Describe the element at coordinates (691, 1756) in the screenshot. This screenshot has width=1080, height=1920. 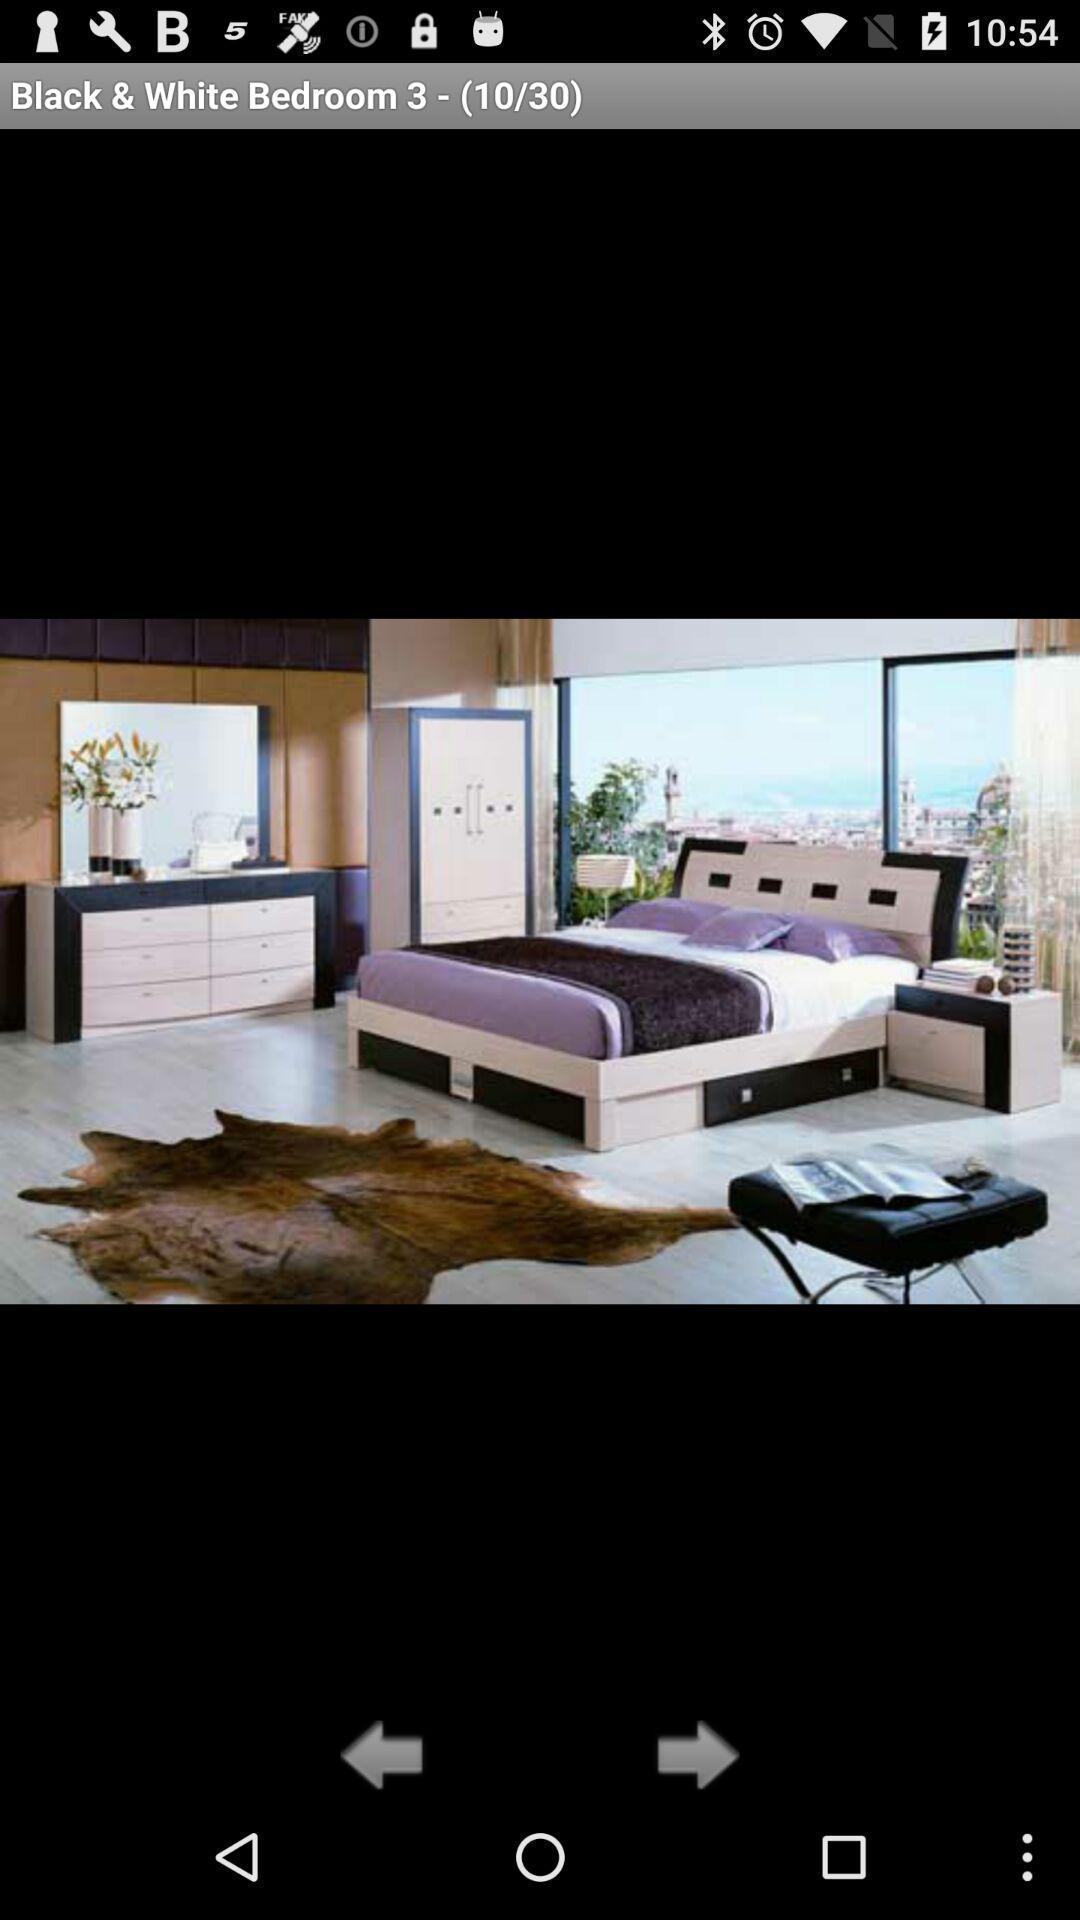
I see `next picture` at that location.